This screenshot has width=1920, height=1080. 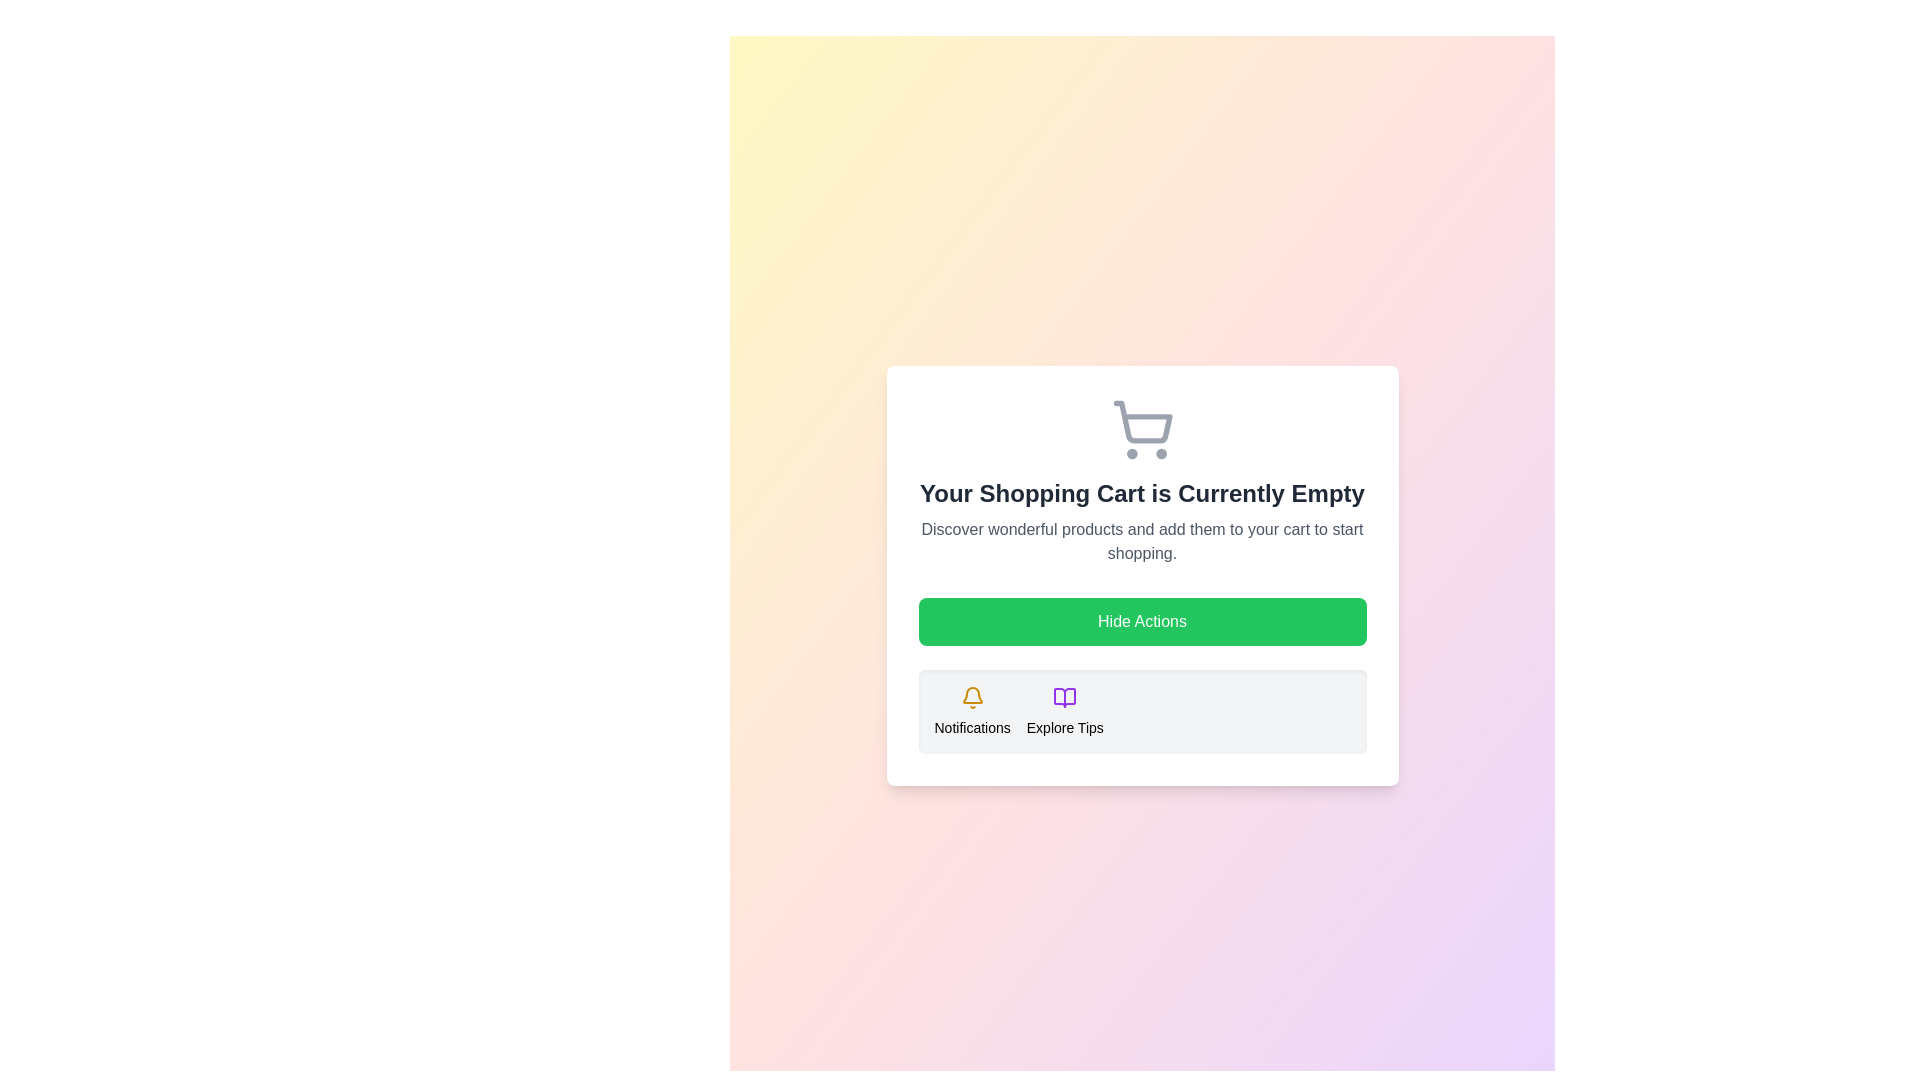 I want to click on the shopping cart icon that indicates the user's shopping cart status, which is currently empty, located above the text 'Your Shopping Cart is Currently Empty.', so click(x=1142, y=428).